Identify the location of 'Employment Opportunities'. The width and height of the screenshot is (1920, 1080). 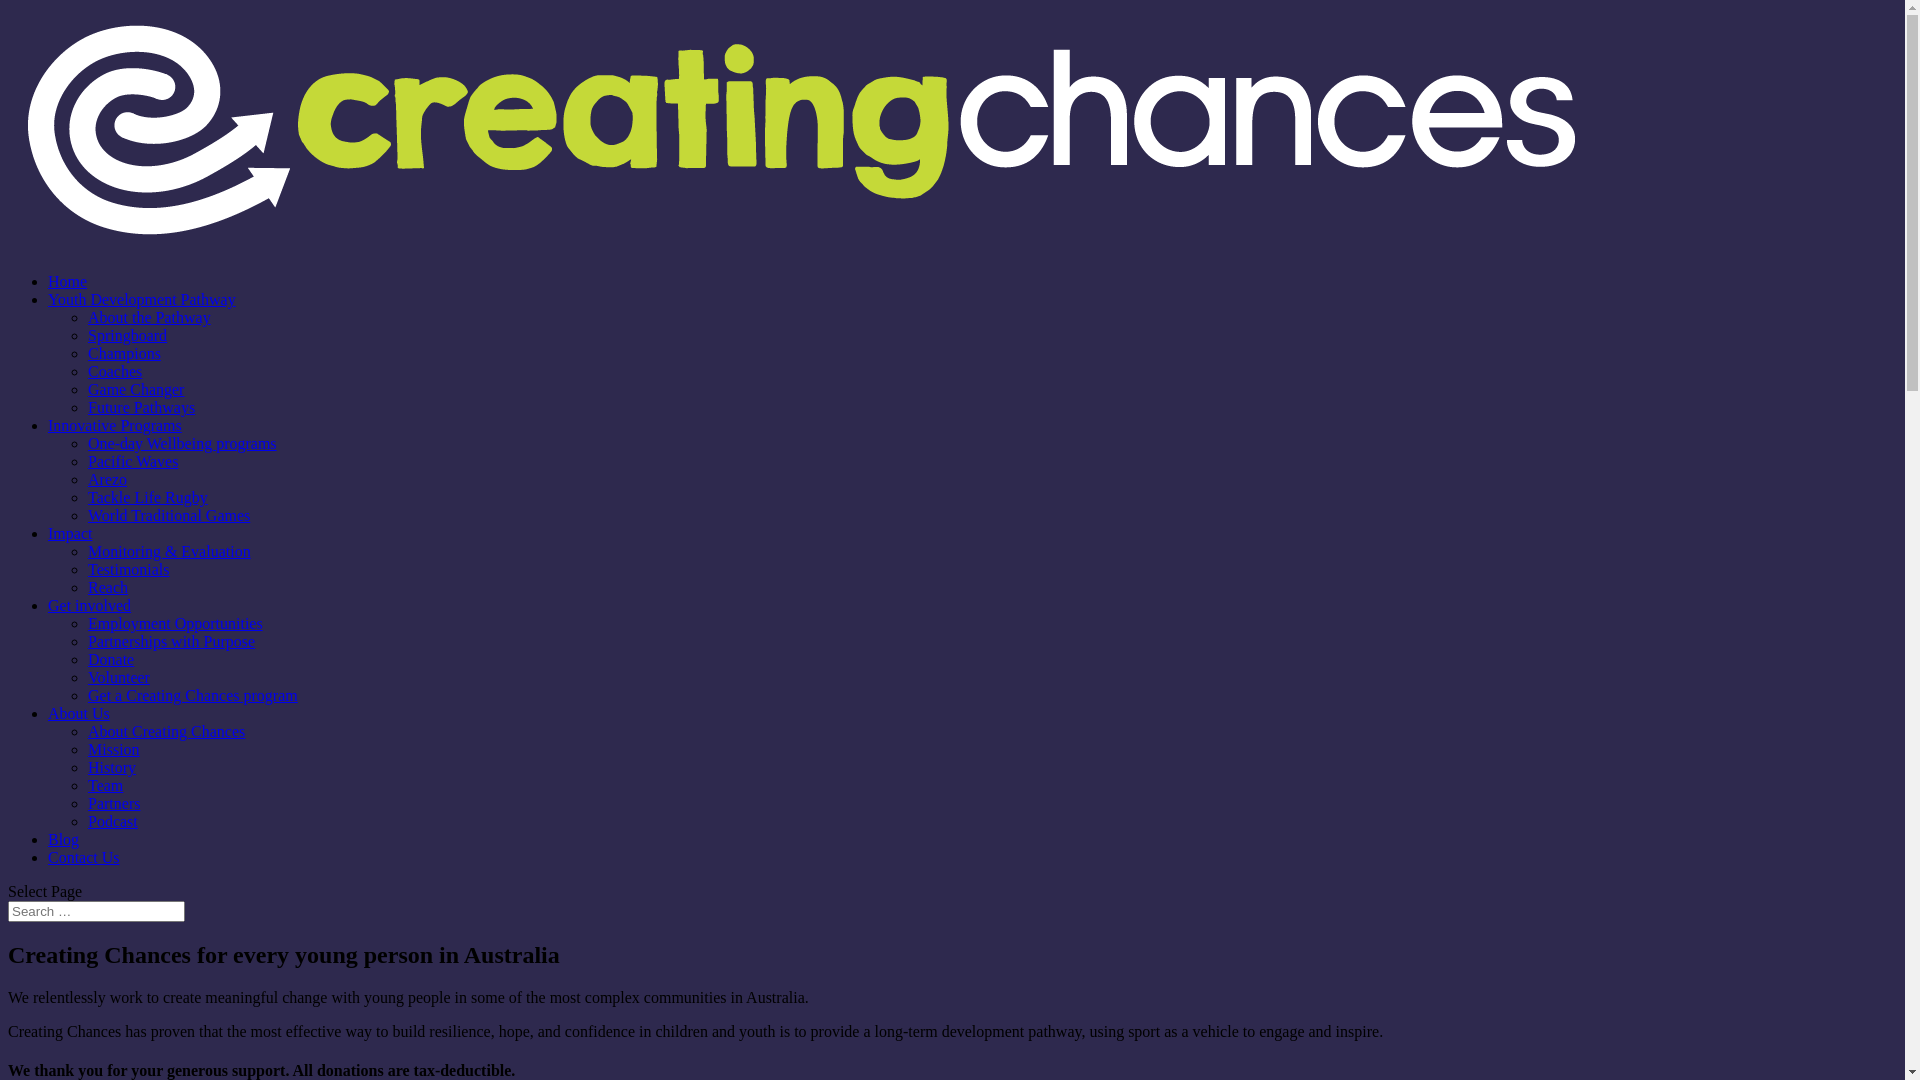
(175, 622).